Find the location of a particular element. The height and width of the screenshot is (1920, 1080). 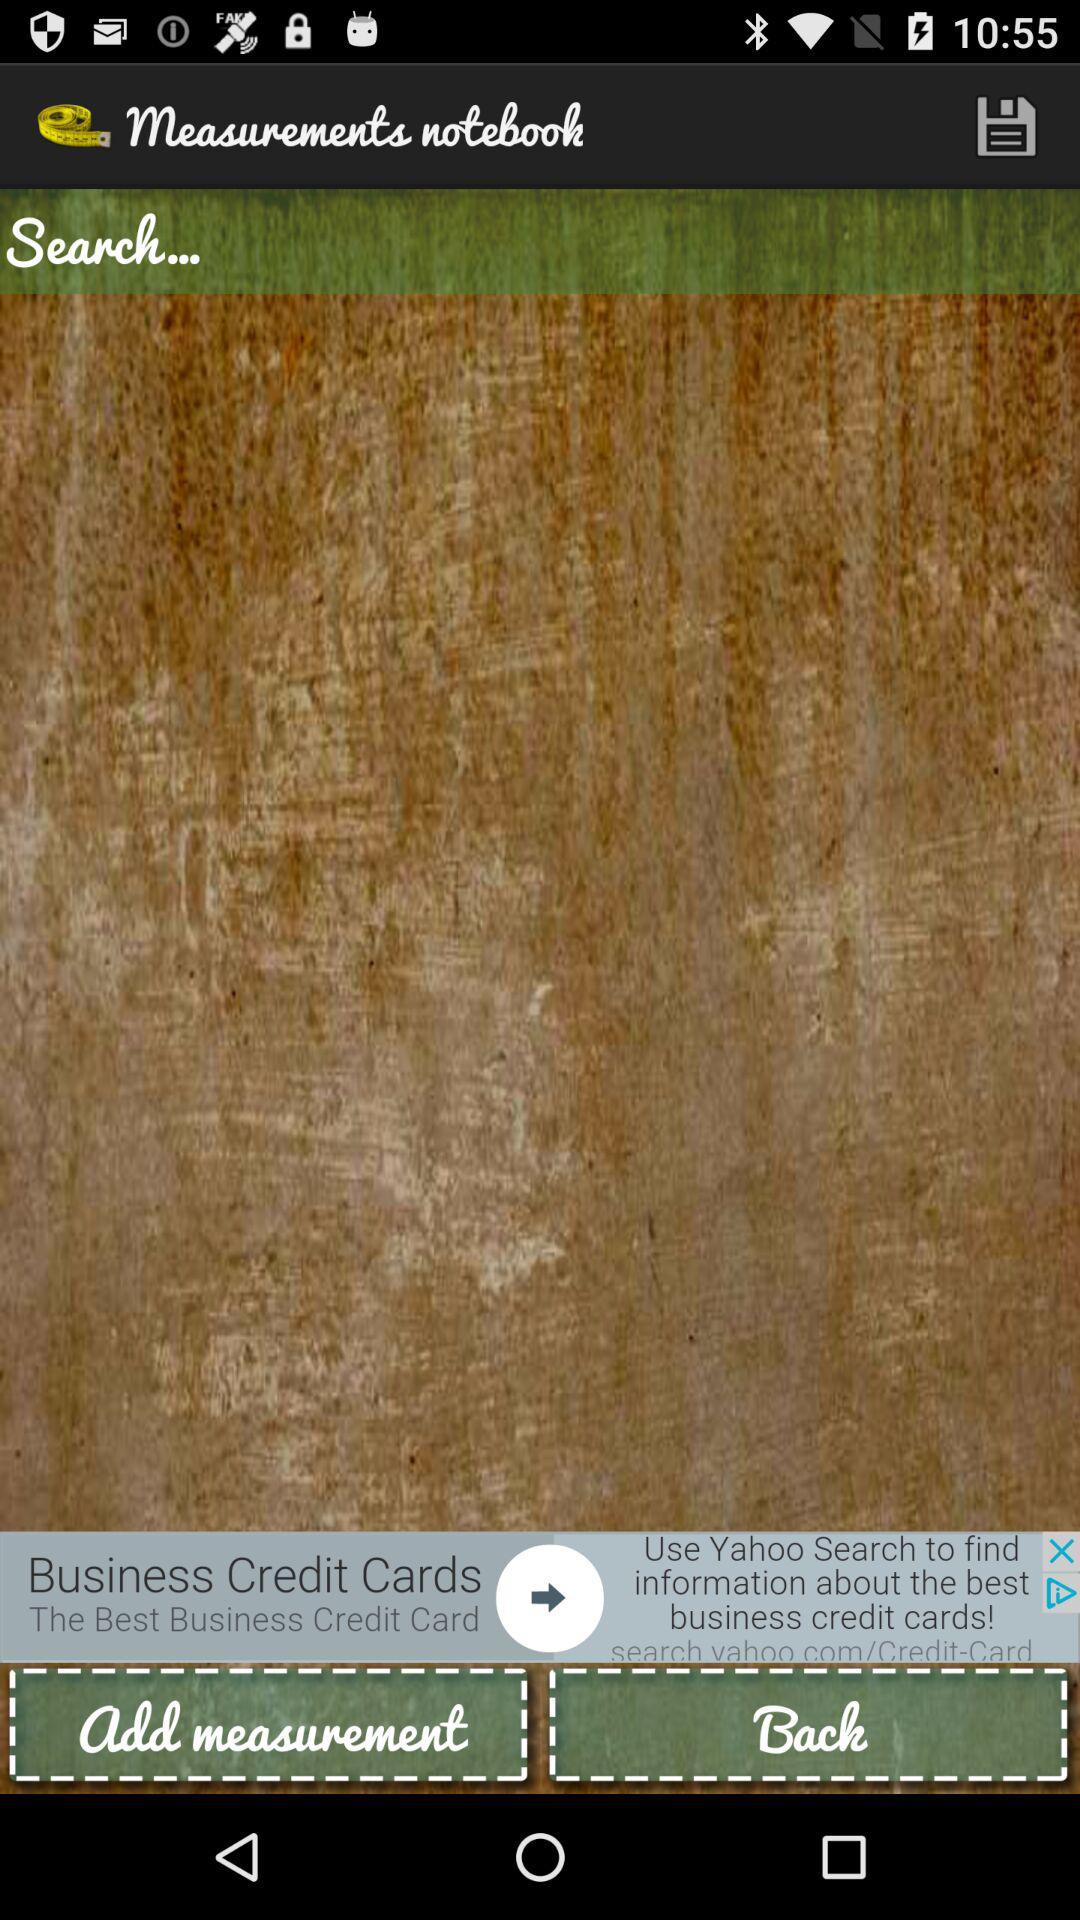

advertisement link image is located at coordinates (540, 1596).